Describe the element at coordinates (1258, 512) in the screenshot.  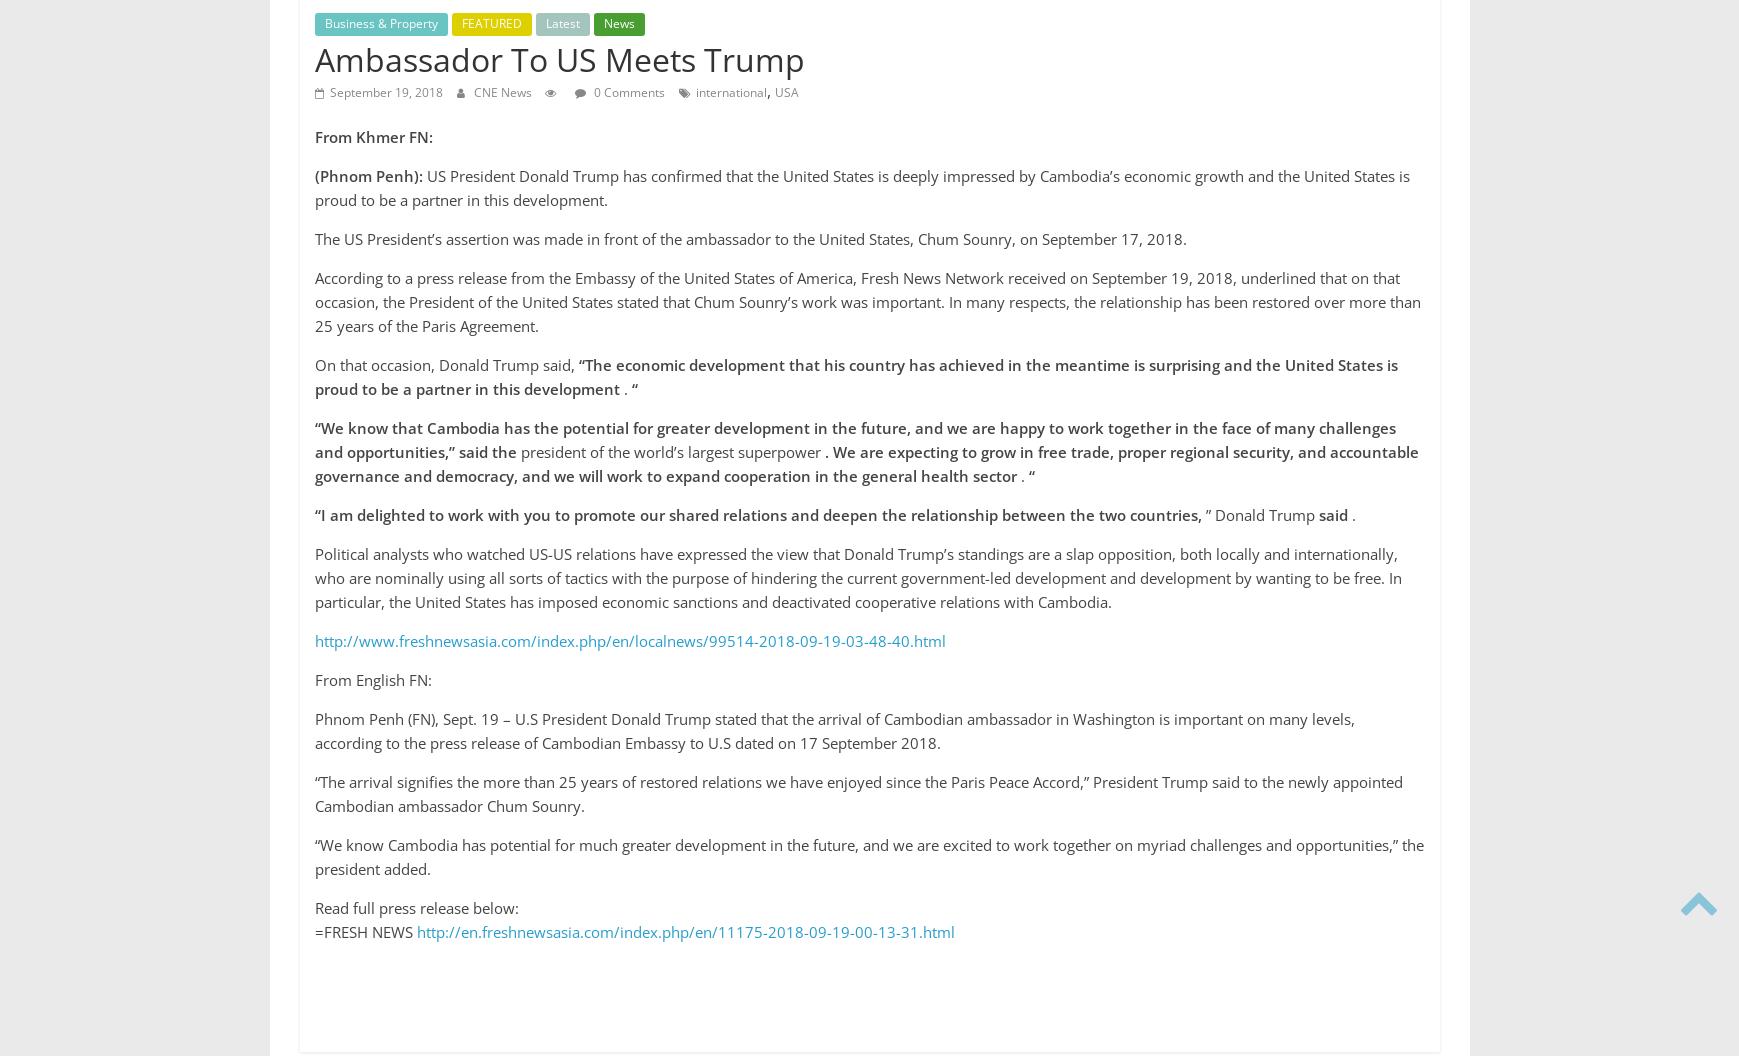
I see `'” Donald Trump'` at that location.